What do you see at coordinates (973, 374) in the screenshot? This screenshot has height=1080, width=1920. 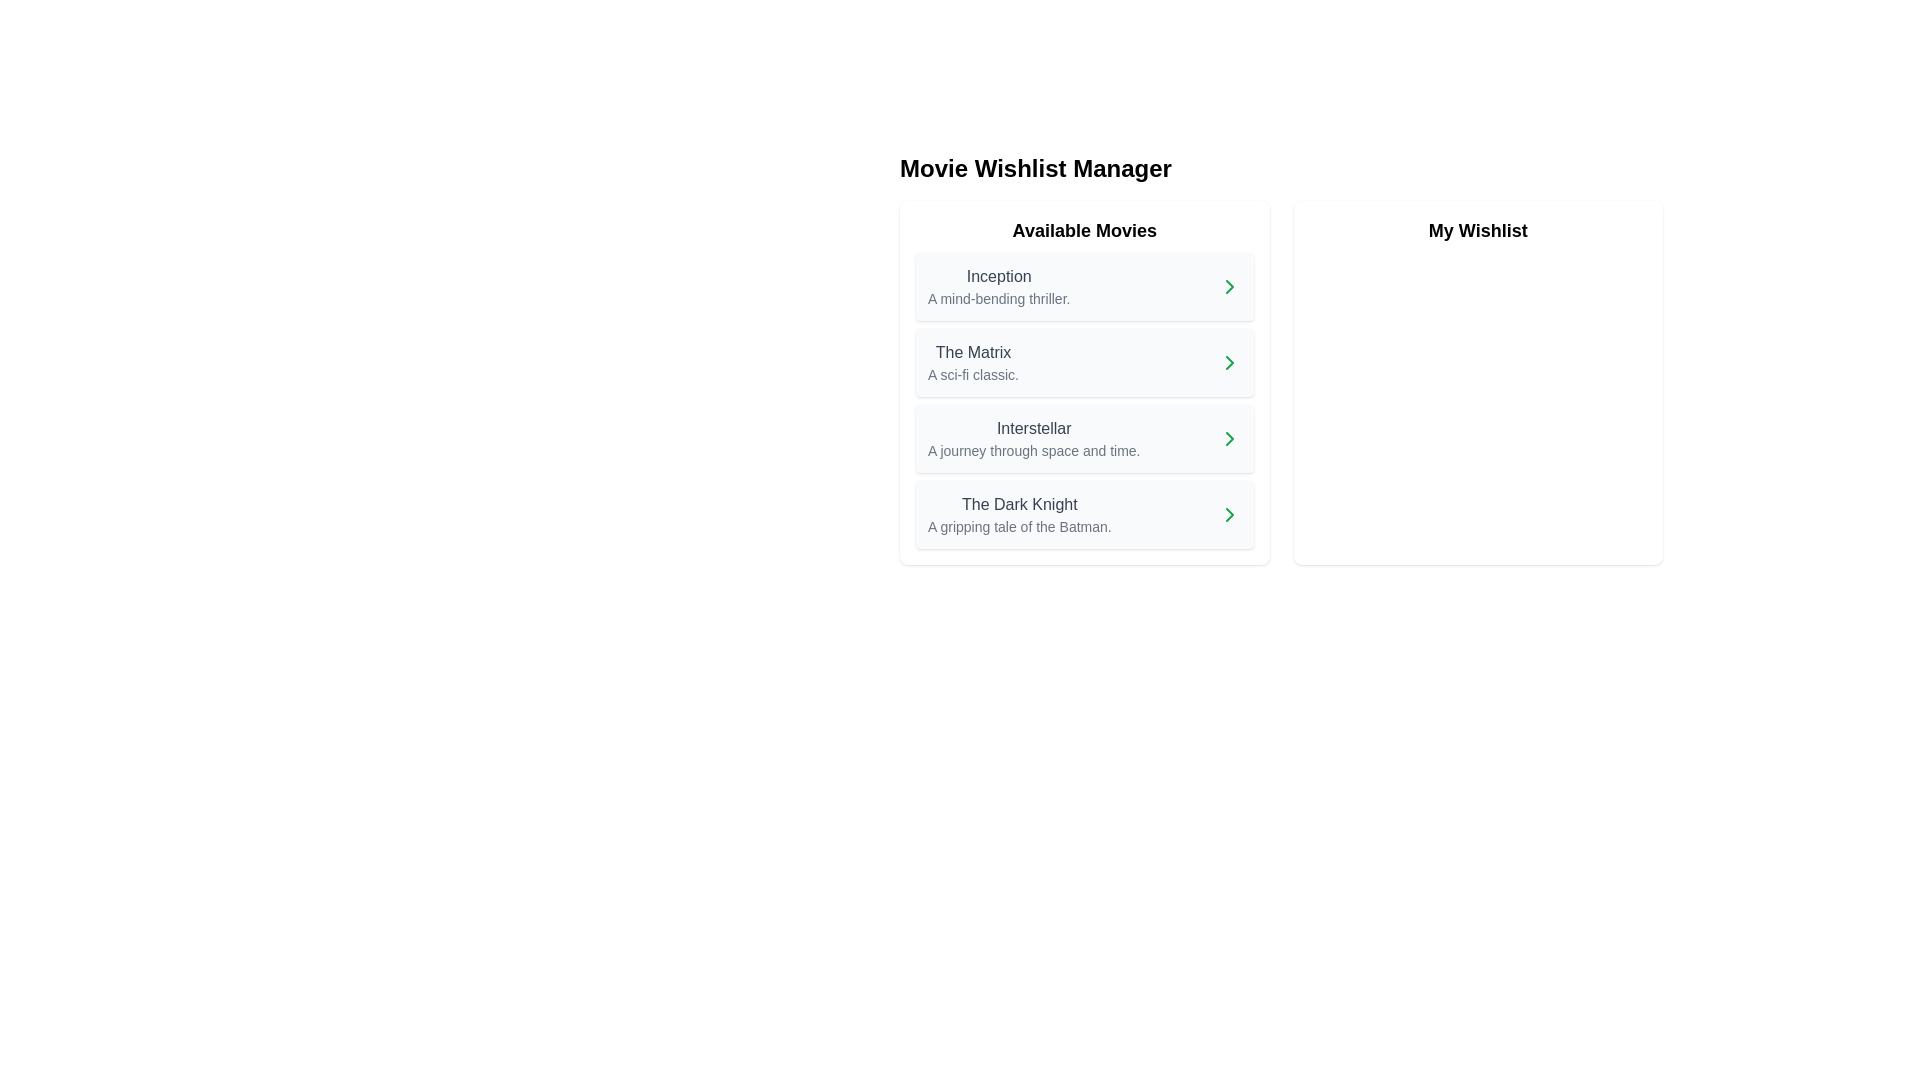 I see `the text label that reads 'A sci-fi classic.' located below the title 'The Matrix' in the 'Available Movies' section` at bounding box center [973, 374].